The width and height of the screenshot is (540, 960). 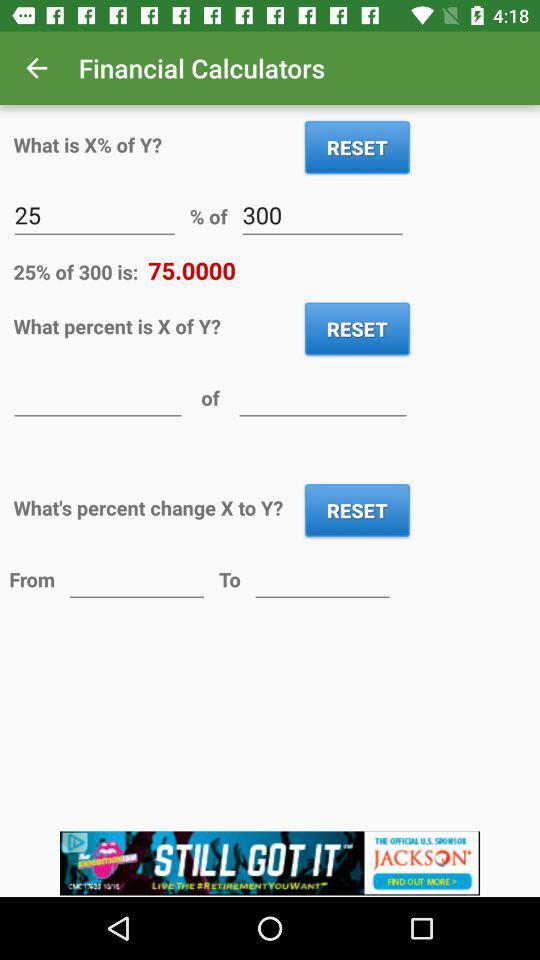 I want to click on advertisement, so click(x=270, y=863).